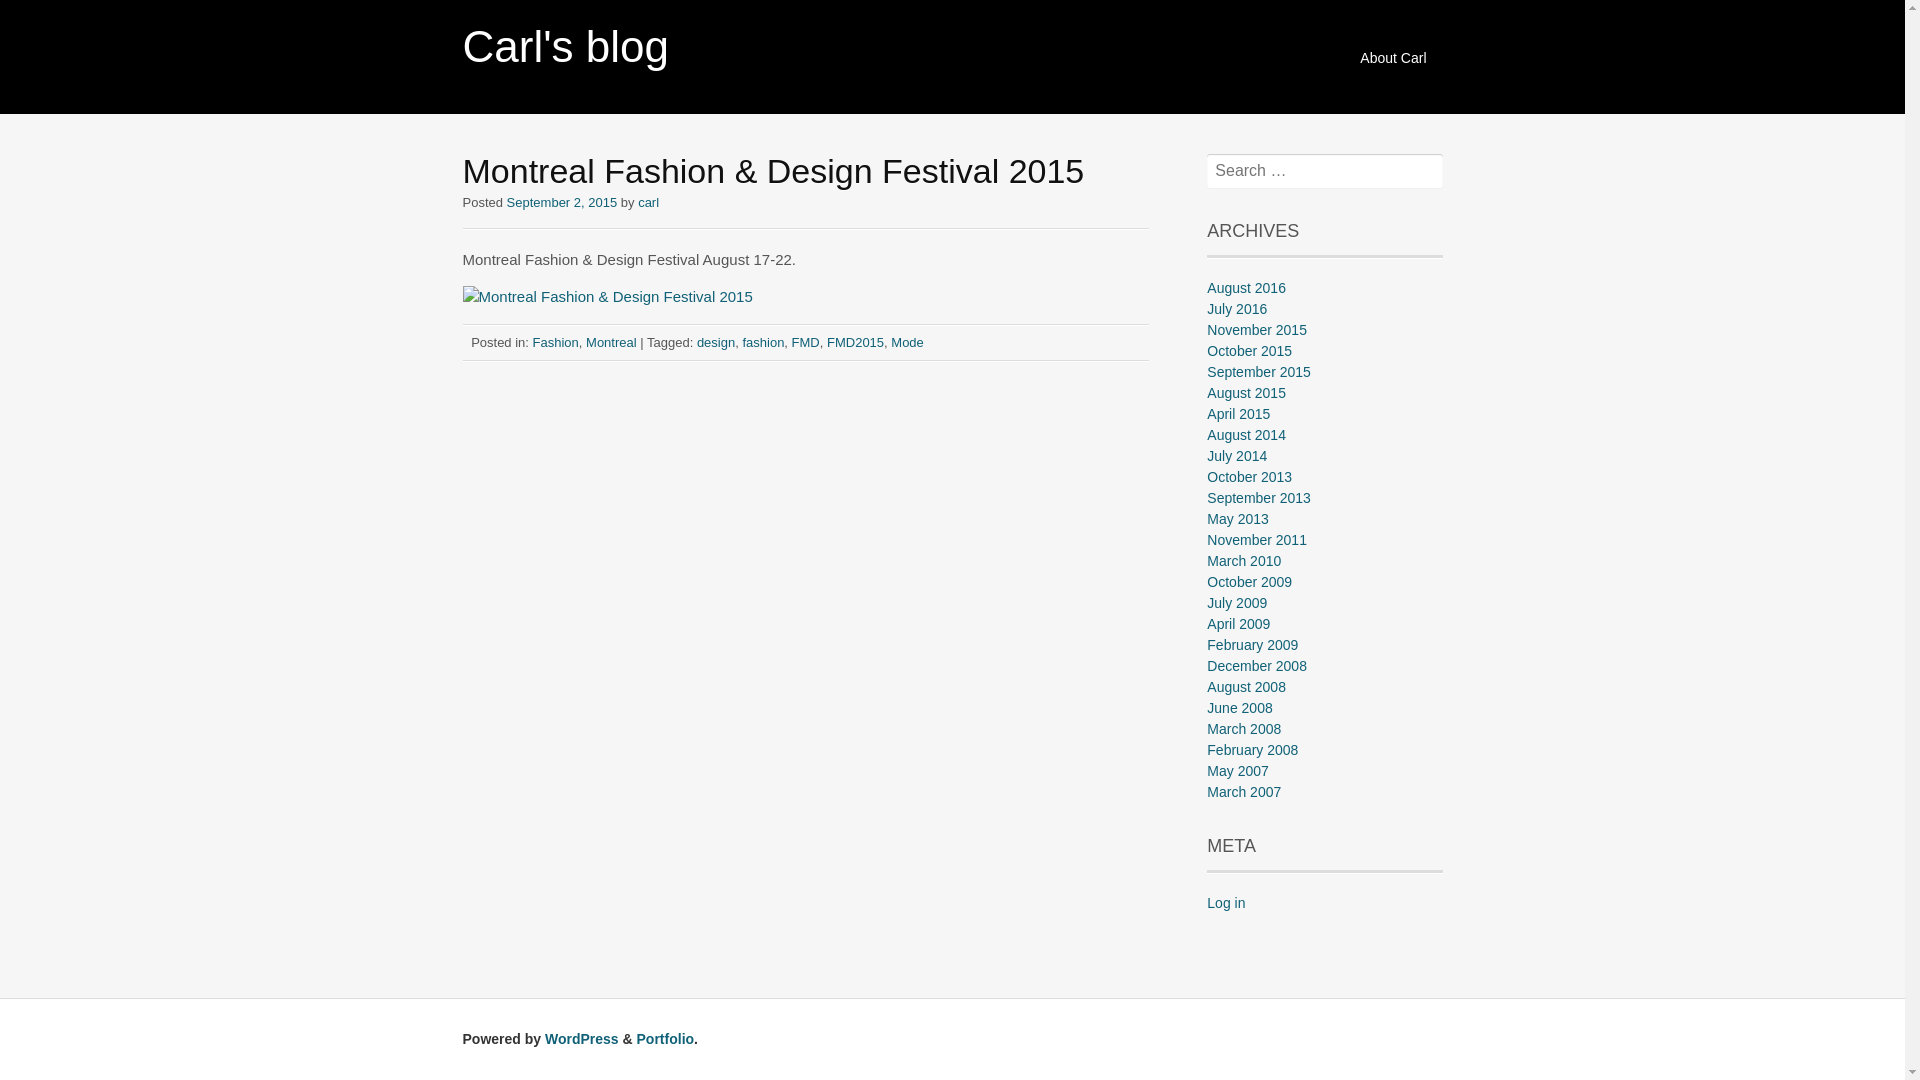 The width and height of the screenshot is (1920, 1080). I want to click on 'June 2008', so click(1205, 707).